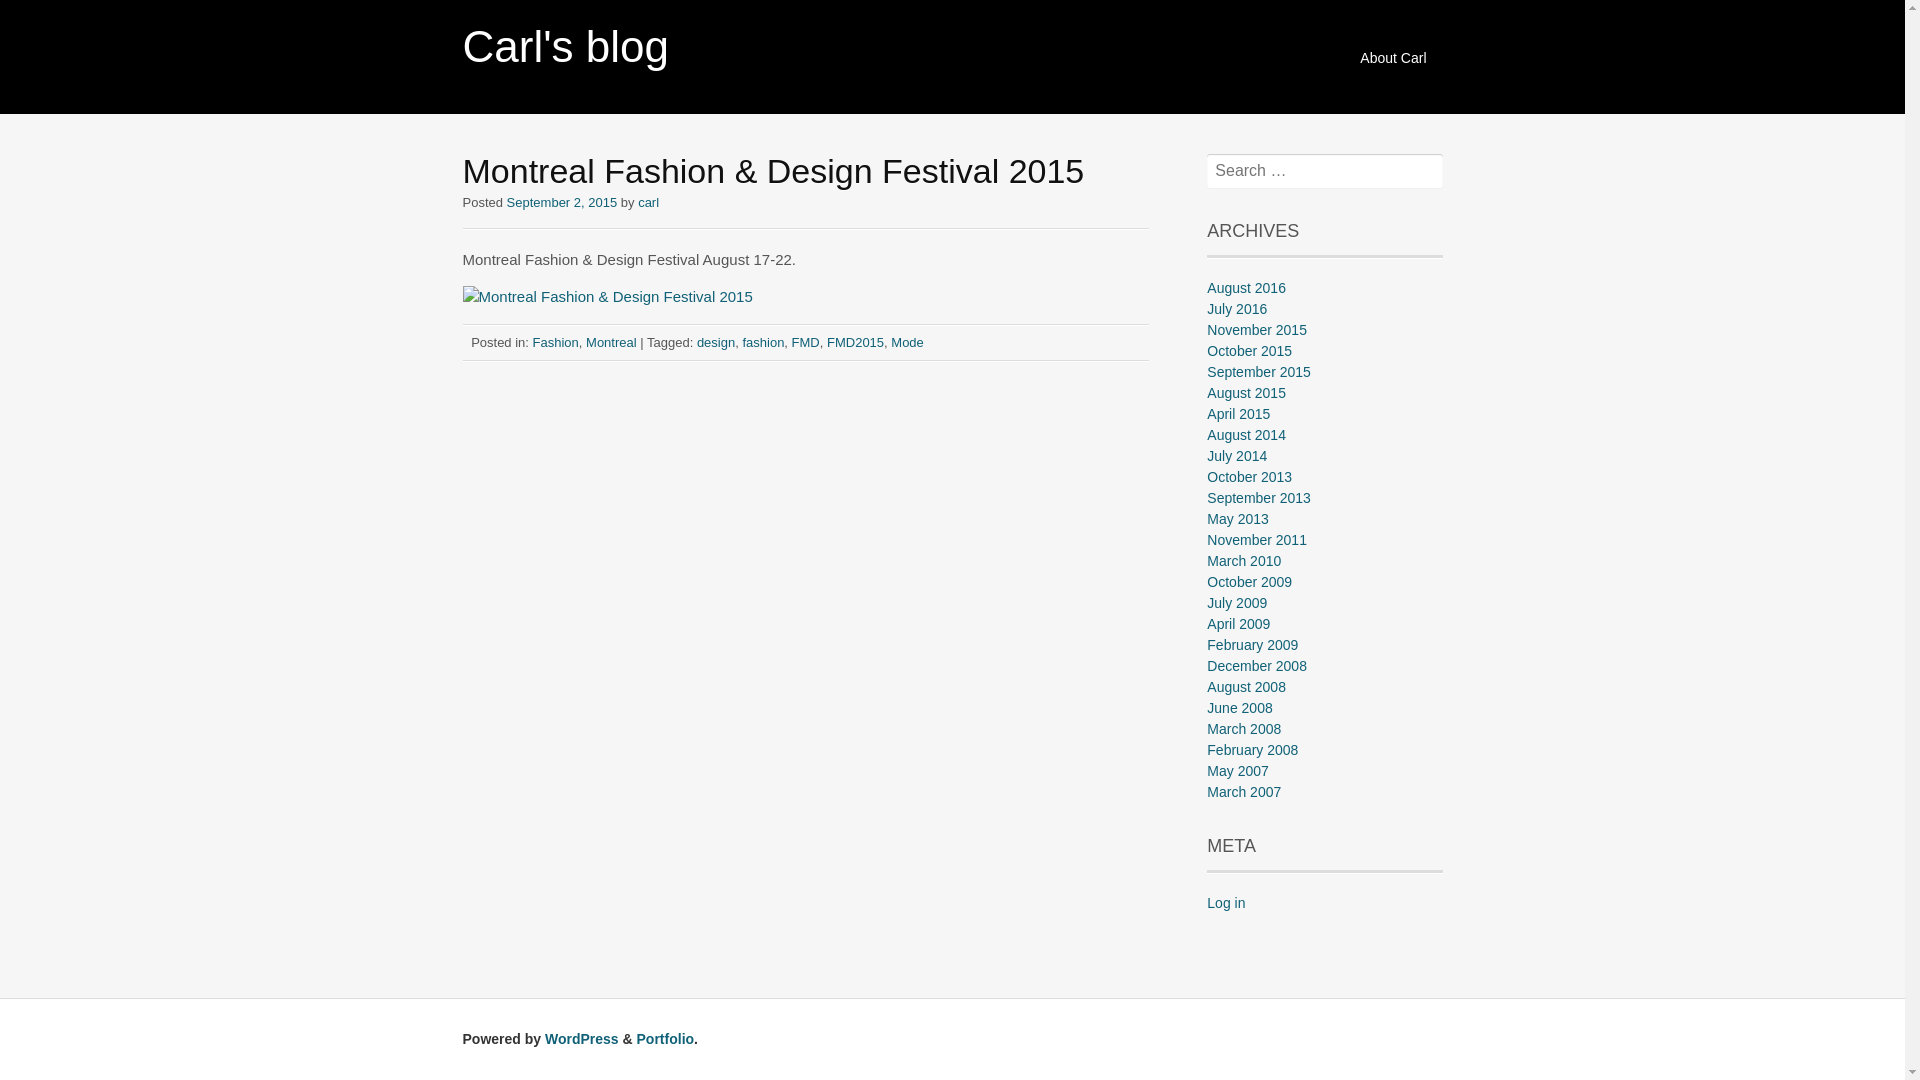 The width and height of the screenshot is (1920, 1080). I want to click on 'June 2008', so click(1205, 707).